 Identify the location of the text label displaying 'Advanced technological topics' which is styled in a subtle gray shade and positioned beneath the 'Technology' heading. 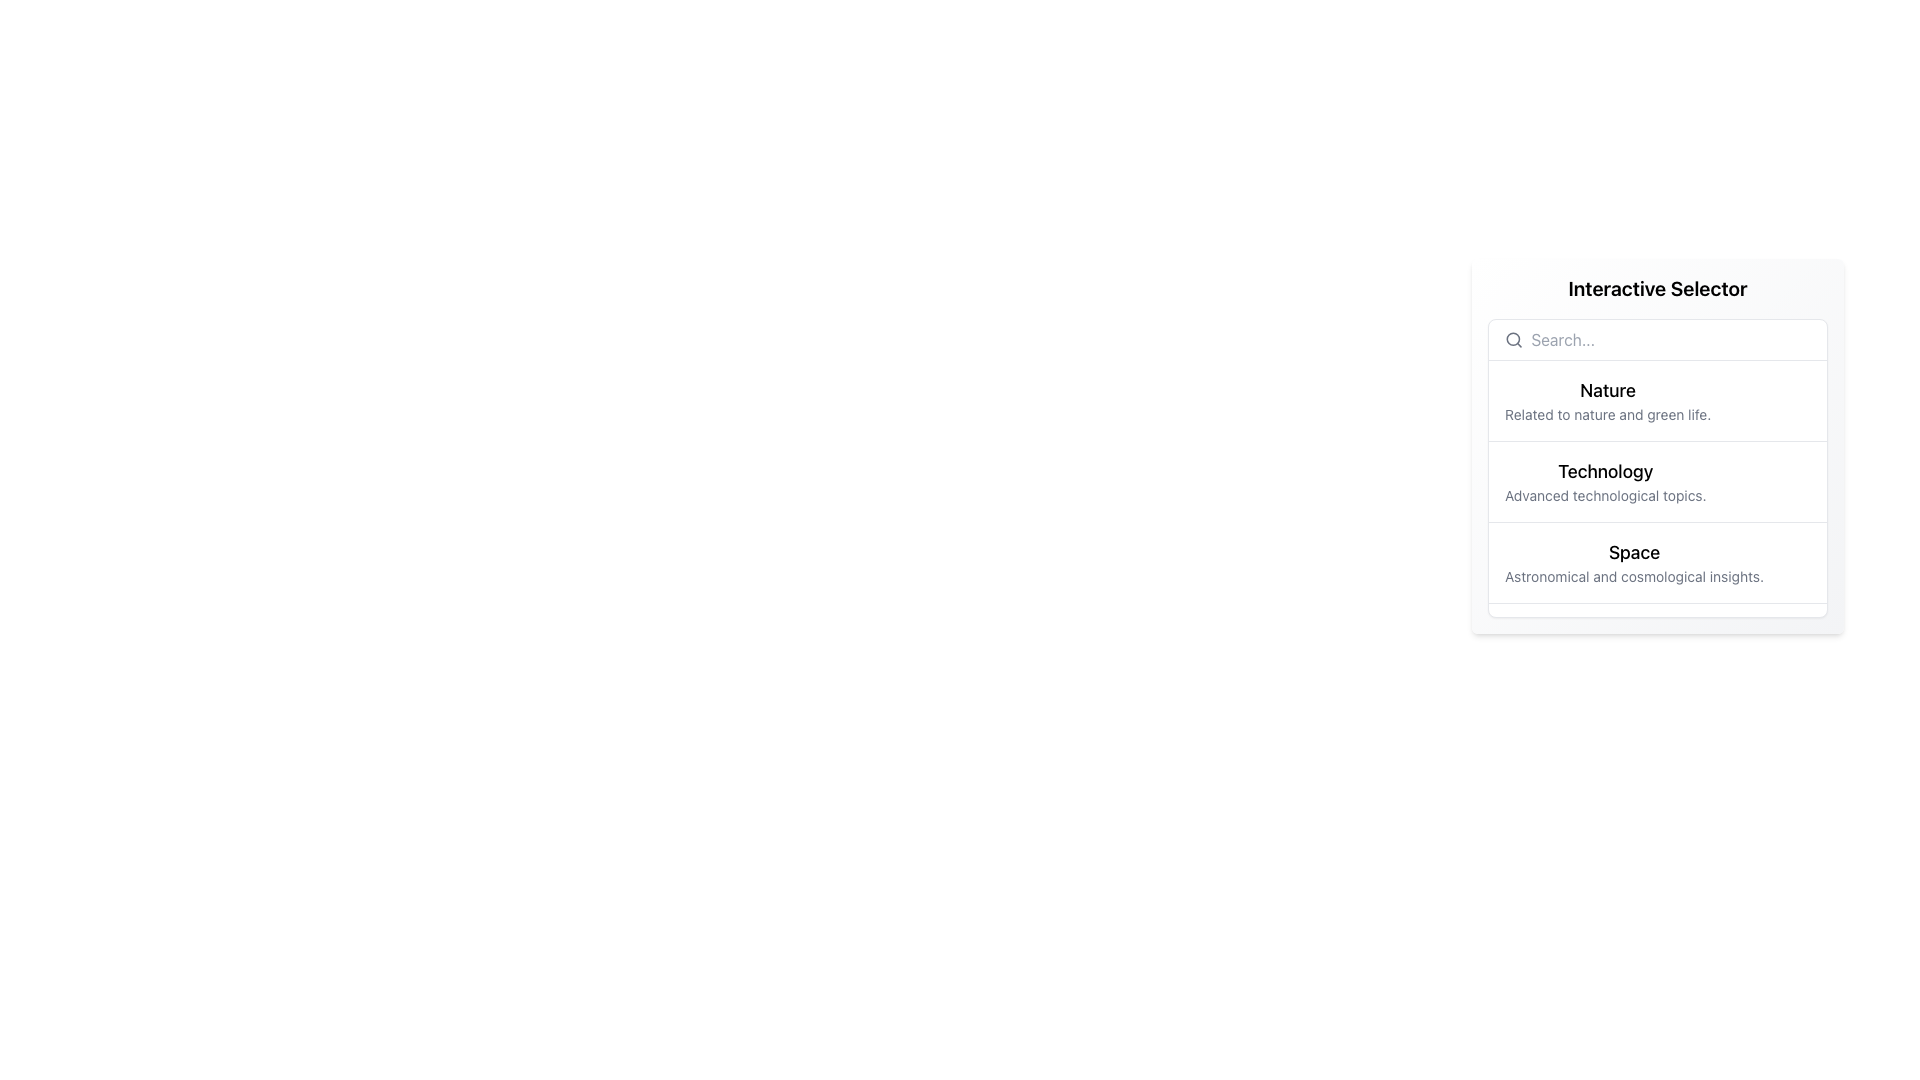
(1605, 495).